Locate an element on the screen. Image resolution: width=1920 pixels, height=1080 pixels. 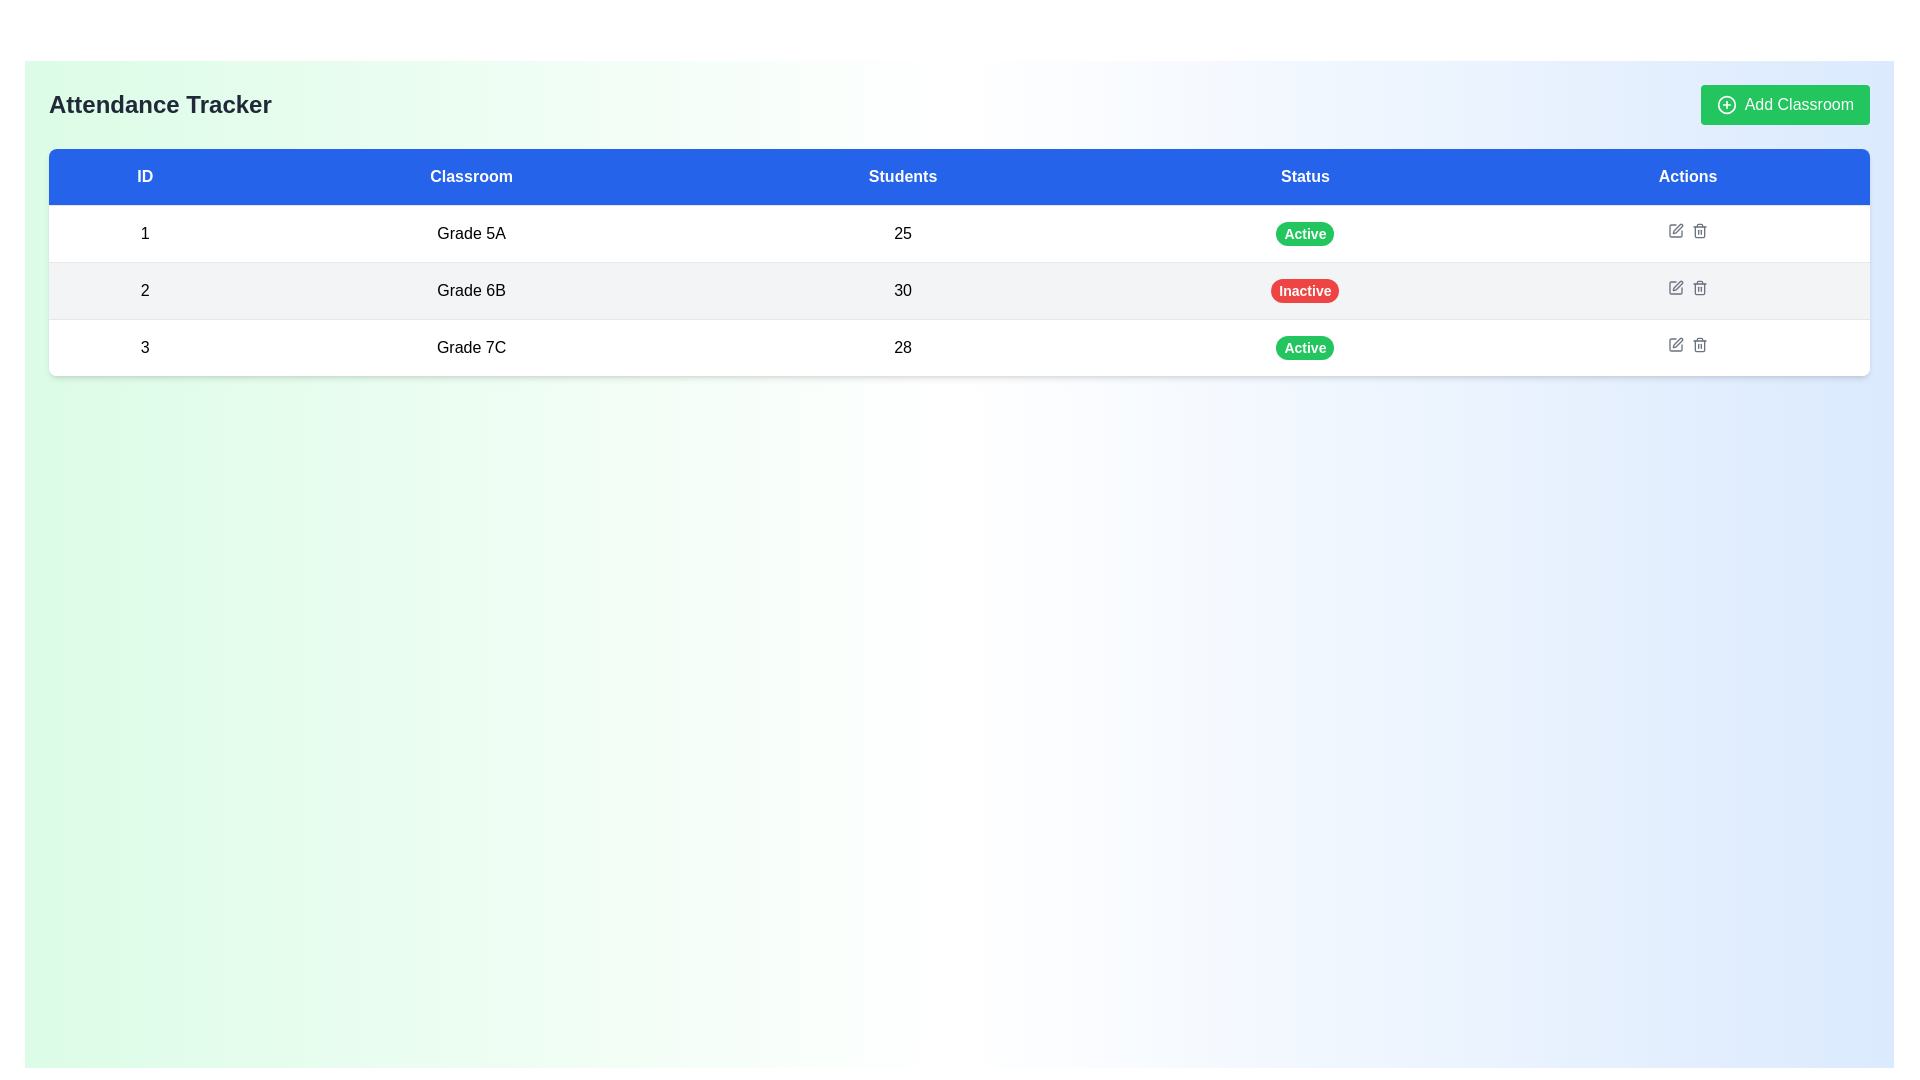
the status label indicating the active status of an entity located in the fourth column of the first row of the table is located at coordinates (1305, 233).